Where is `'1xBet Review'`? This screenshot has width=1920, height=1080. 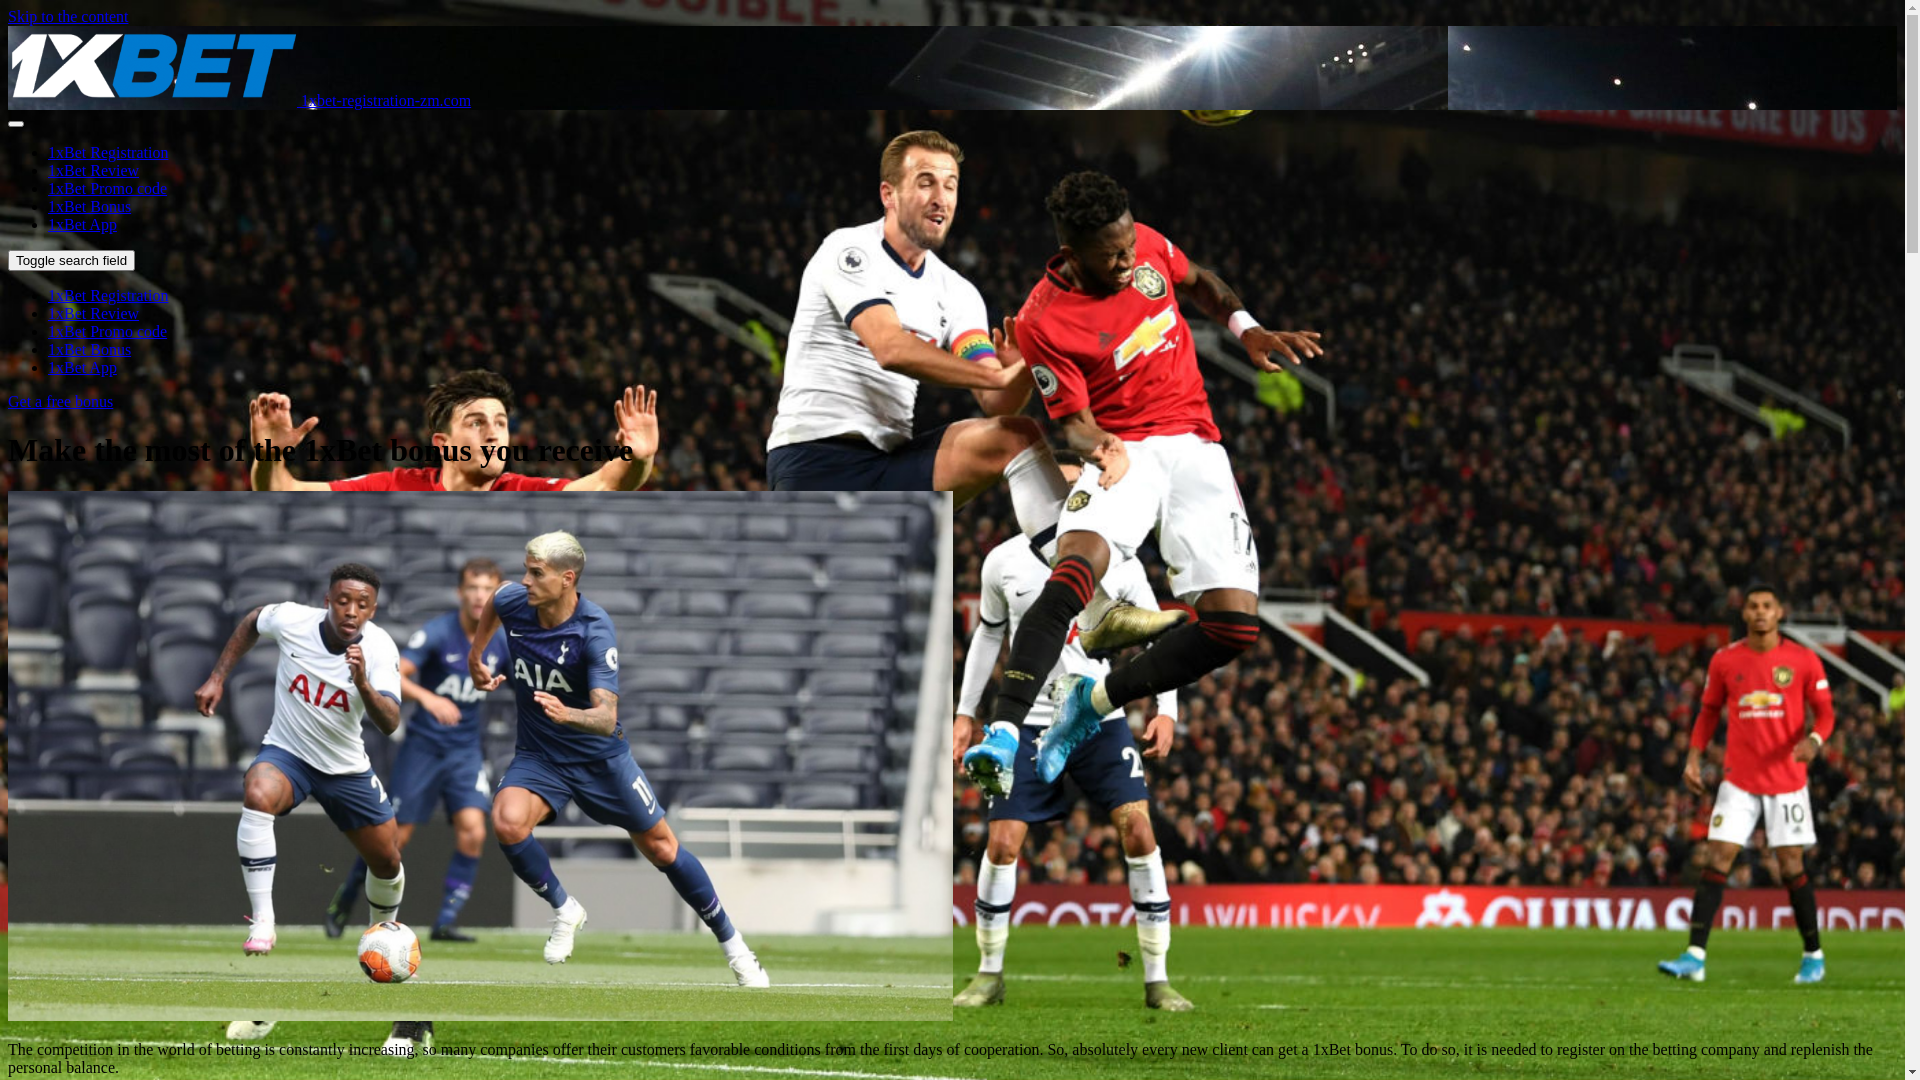
'1xBet Review' is located at coordinates (92, 169).